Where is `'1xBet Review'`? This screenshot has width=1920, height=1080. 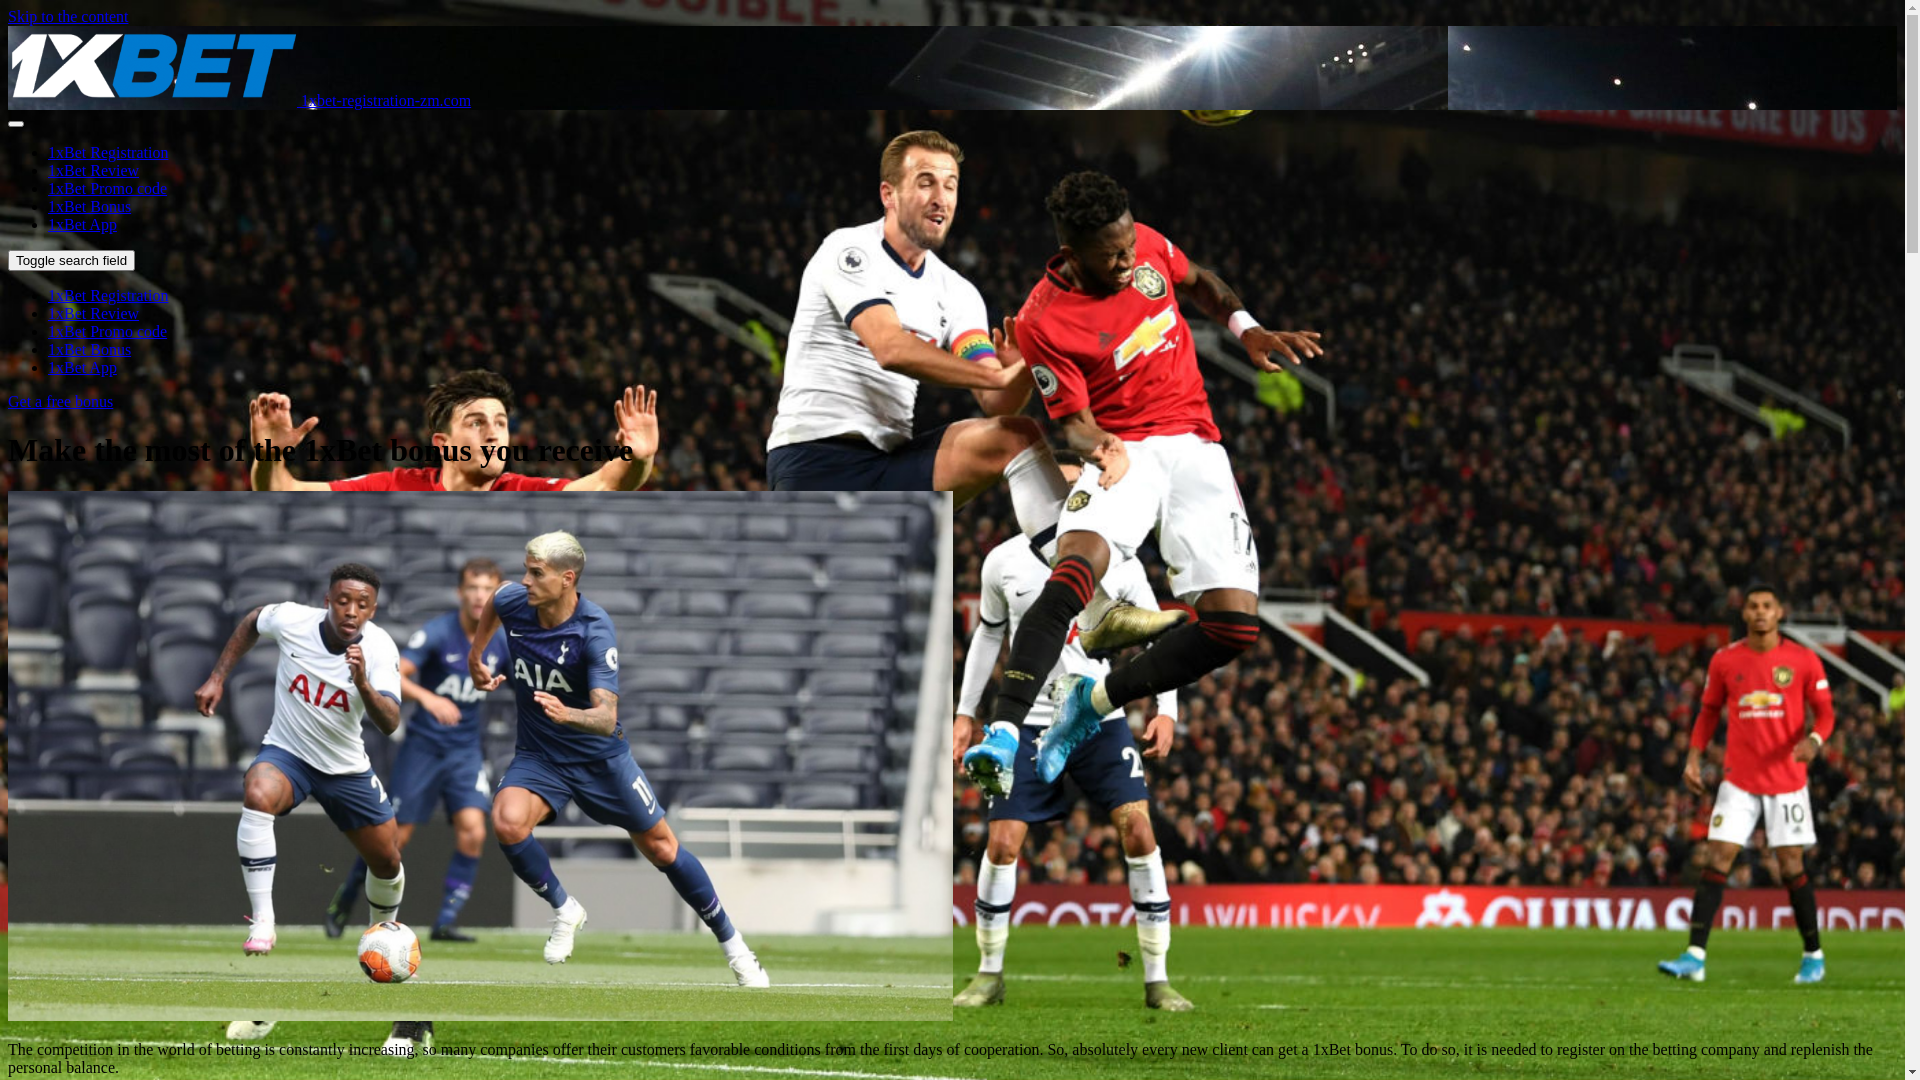
'1xBet Review' is located at coordinates (92, 169).